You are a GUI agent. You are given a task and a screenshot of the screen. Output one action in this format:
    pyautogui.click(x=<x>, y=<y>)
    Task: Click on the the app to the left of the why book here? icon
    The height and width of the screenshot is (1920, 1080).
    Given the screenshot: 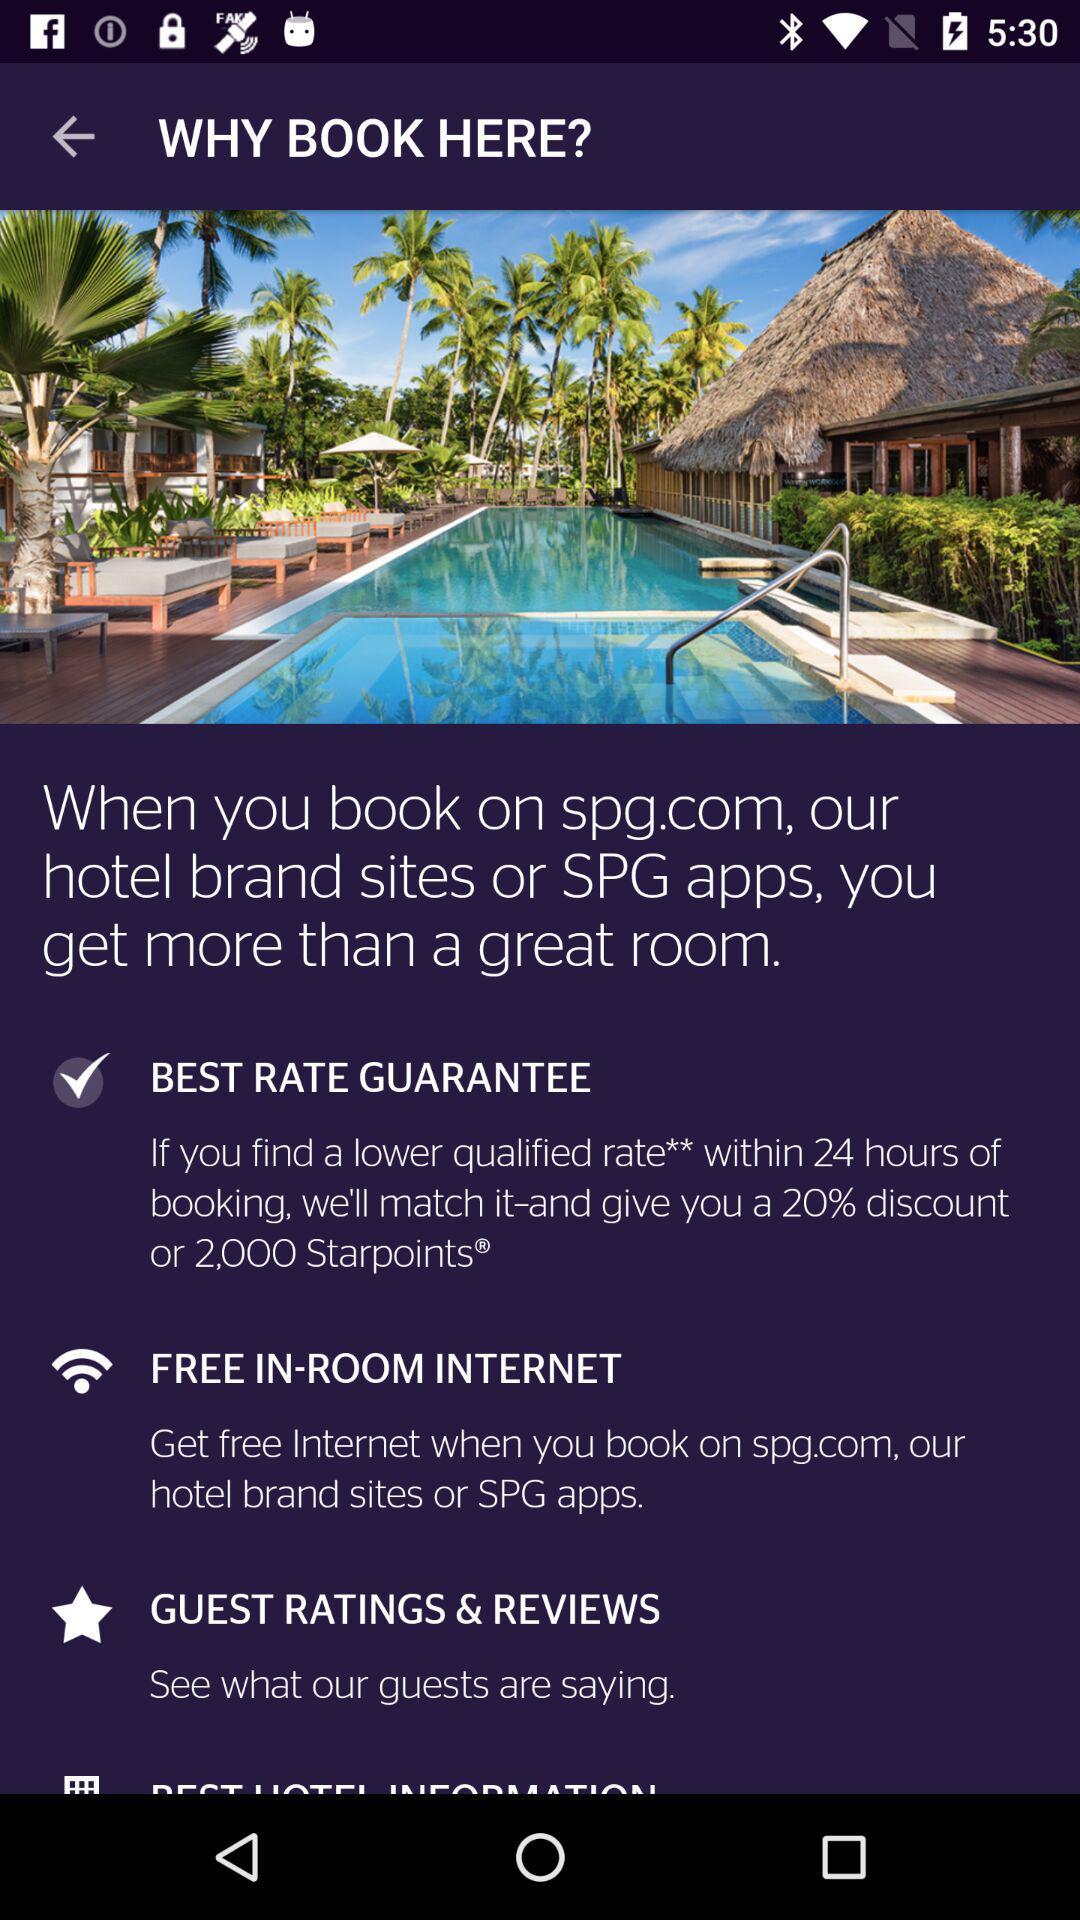 What is the action you would take?
    pyautogui.click(x=72, y=135)
    